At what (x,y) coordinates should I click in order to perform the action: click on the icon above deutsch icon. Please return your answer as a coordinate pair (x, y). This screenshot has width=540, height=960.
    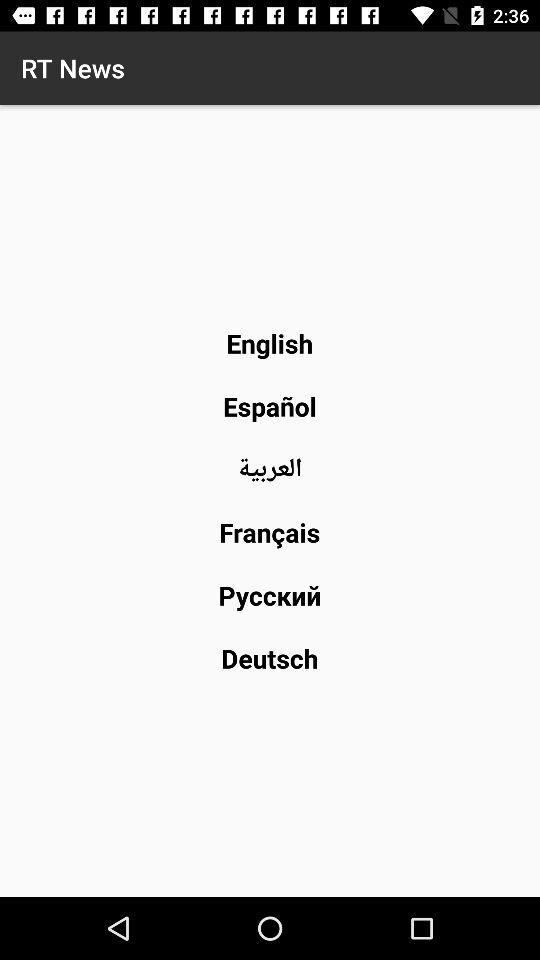
    Looking at the image, I should click on (270, 595).